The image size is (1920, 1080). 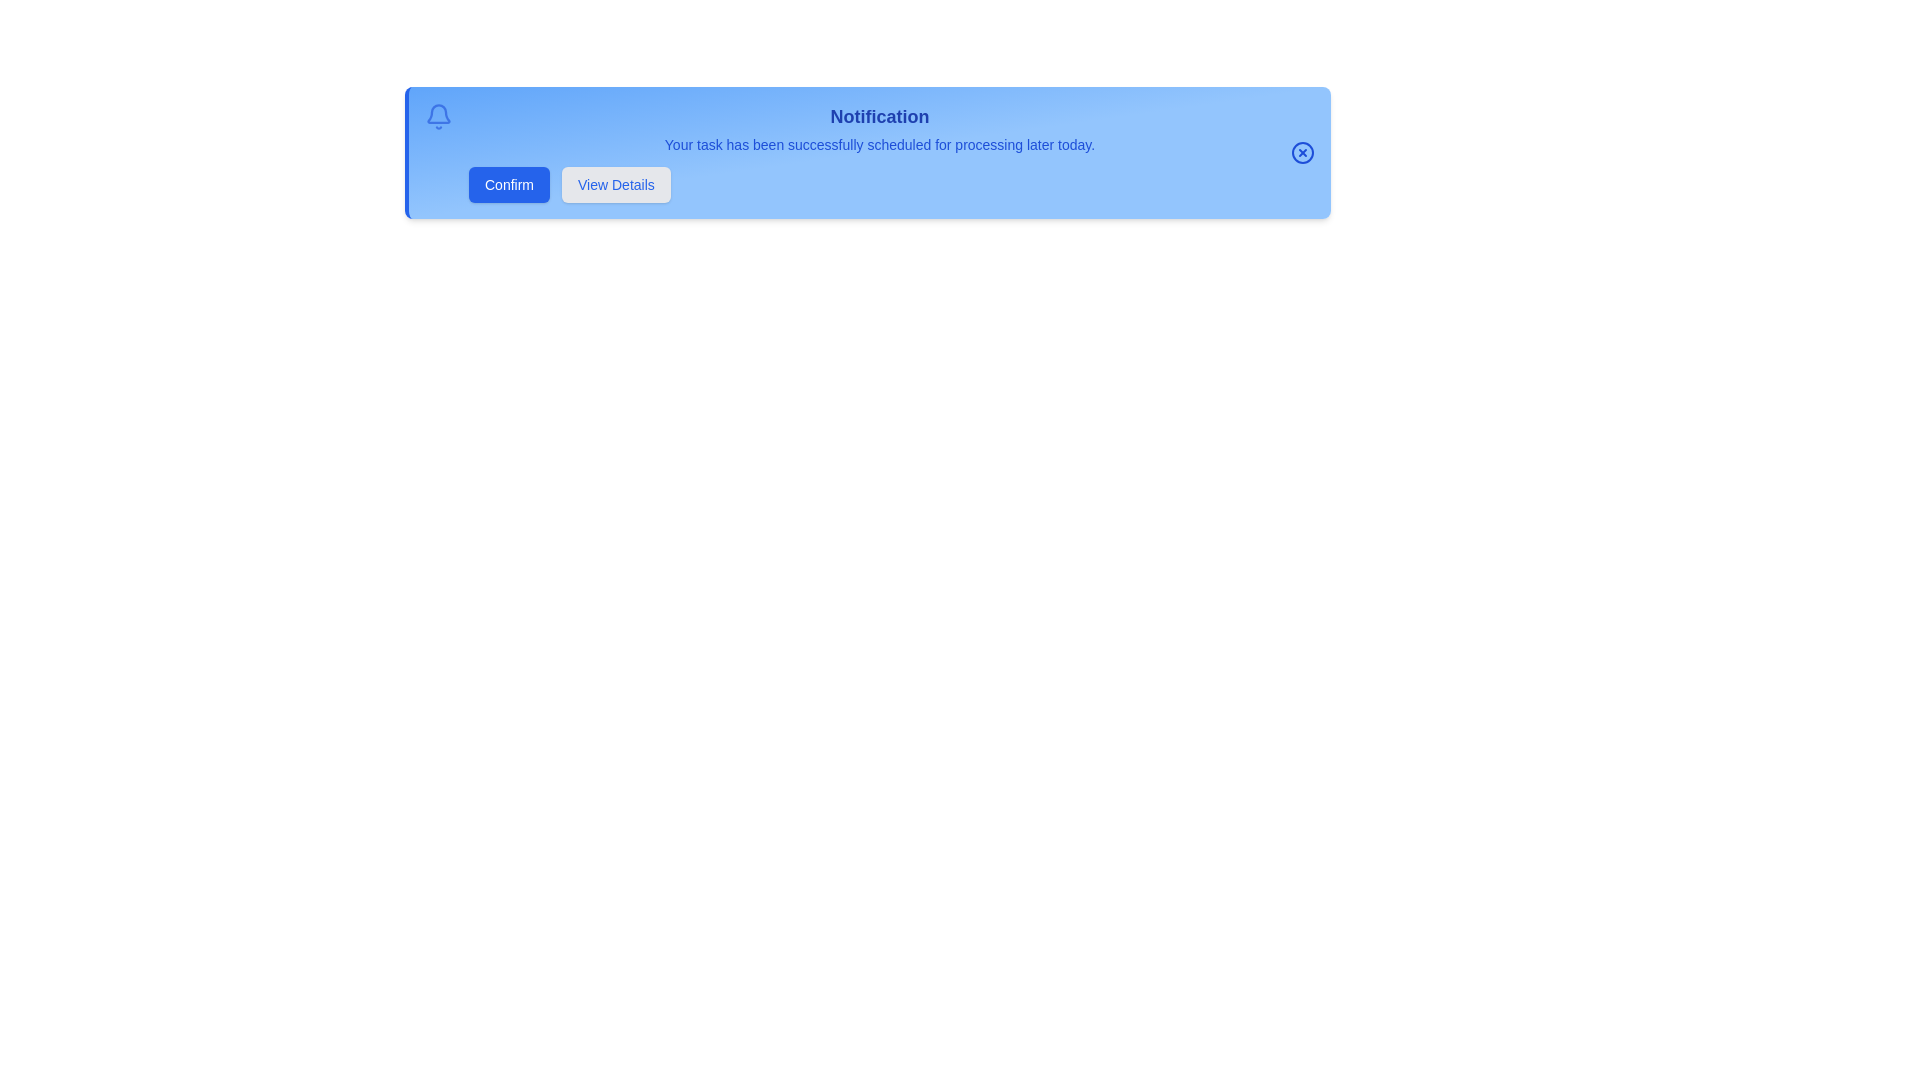 I want to click on close button (X icon) to dismiss the alert, so click(x=1302, y=152).